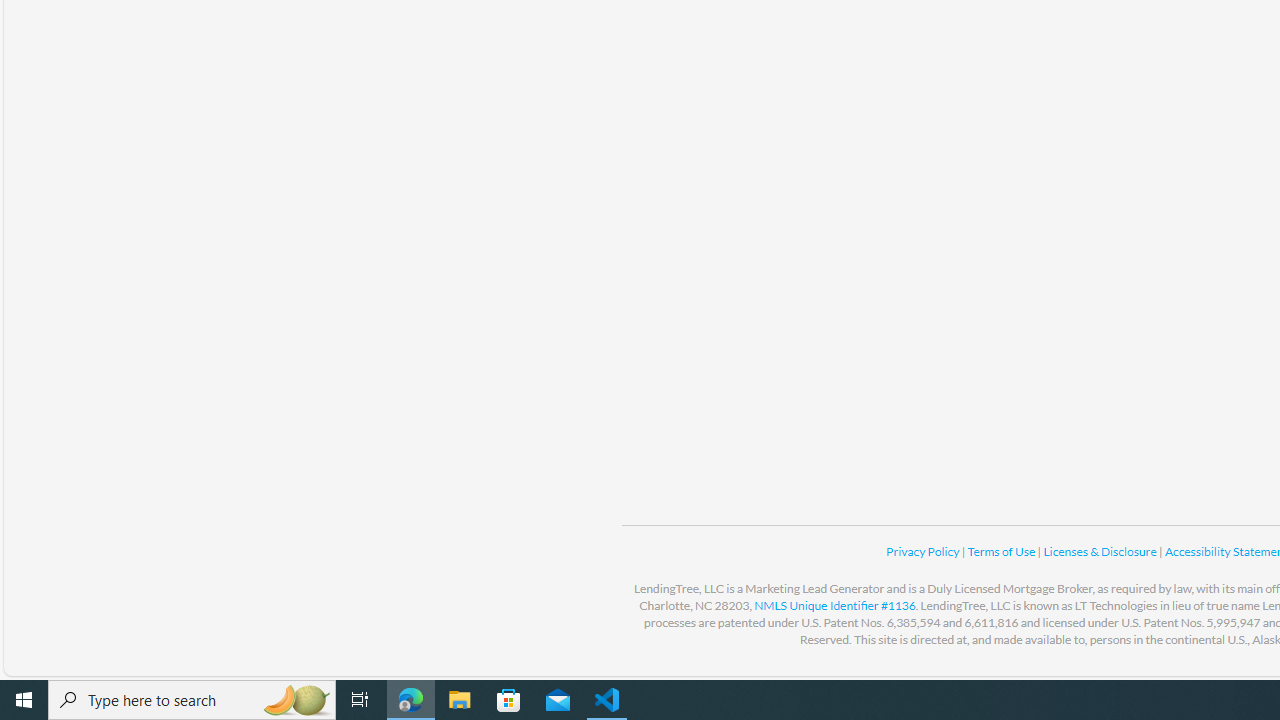  I want to click on 'Privacy Policy ', so click(923, 551).